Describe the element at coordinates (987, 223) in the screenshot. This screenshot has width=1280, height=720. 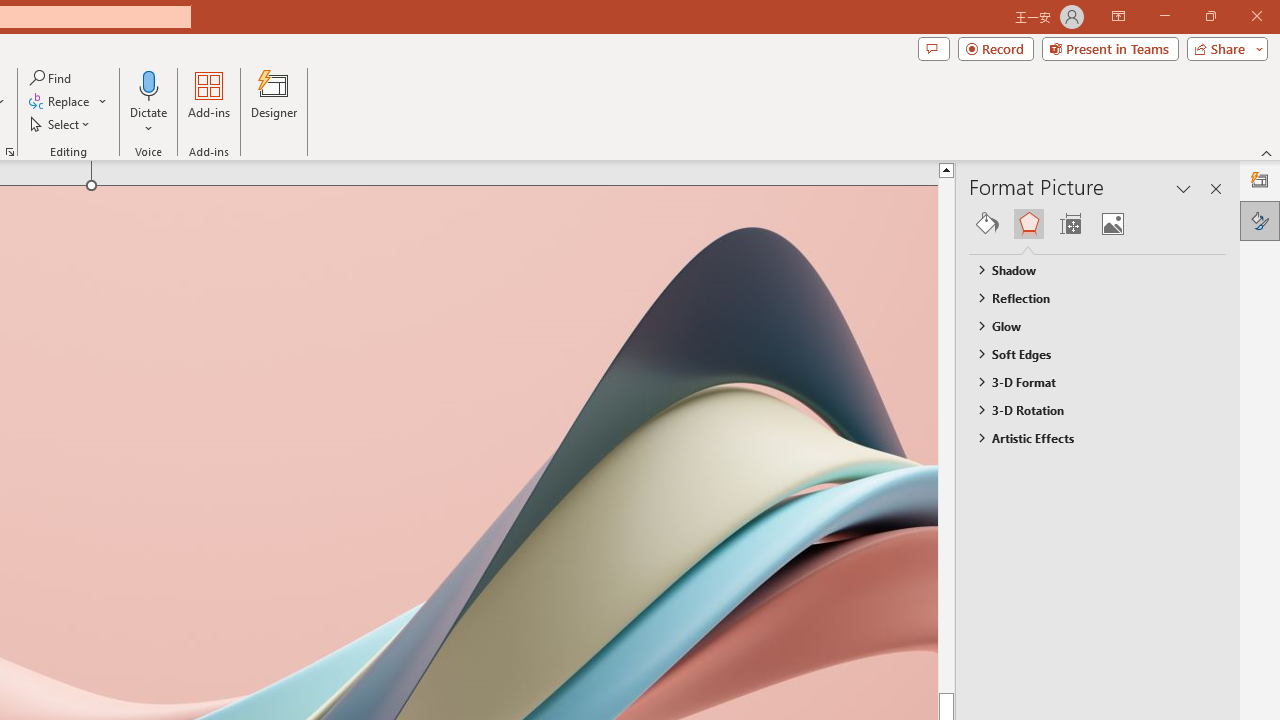
I see `'Fill & Line'` at that location.